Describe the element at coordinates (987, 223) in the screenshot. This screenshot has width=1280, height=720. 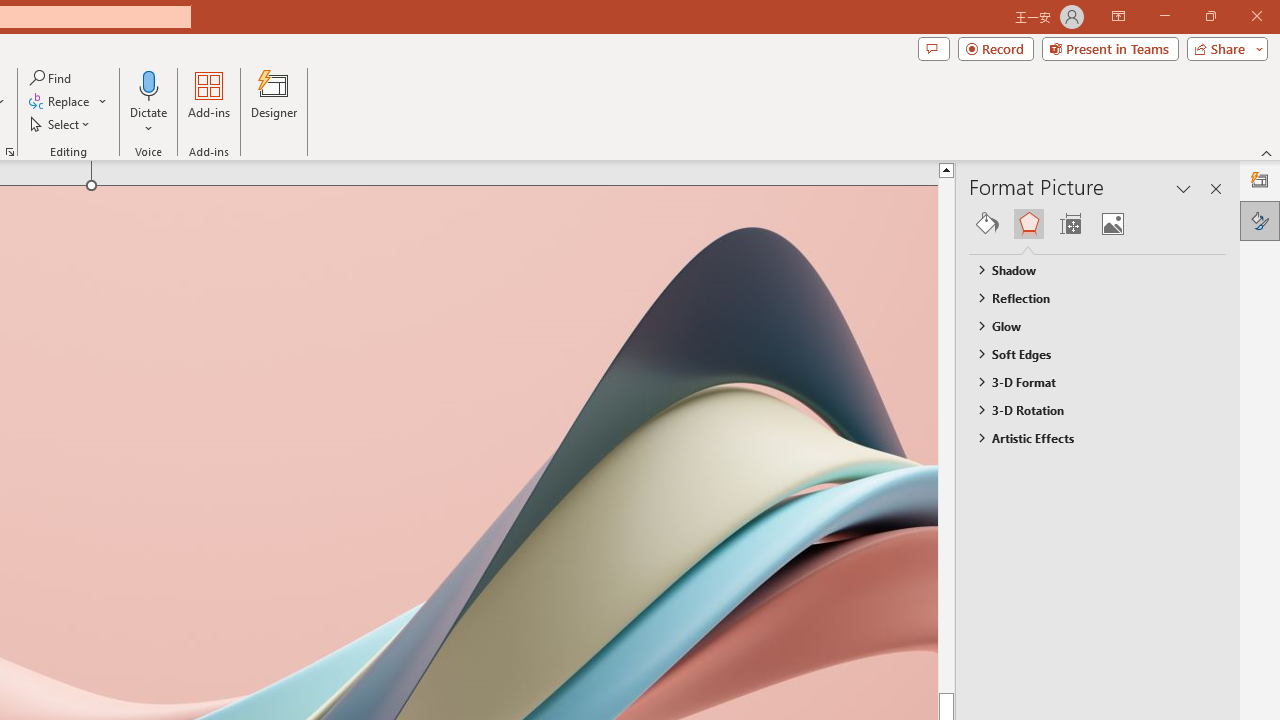
I see `'Fill & Line'` at that location.